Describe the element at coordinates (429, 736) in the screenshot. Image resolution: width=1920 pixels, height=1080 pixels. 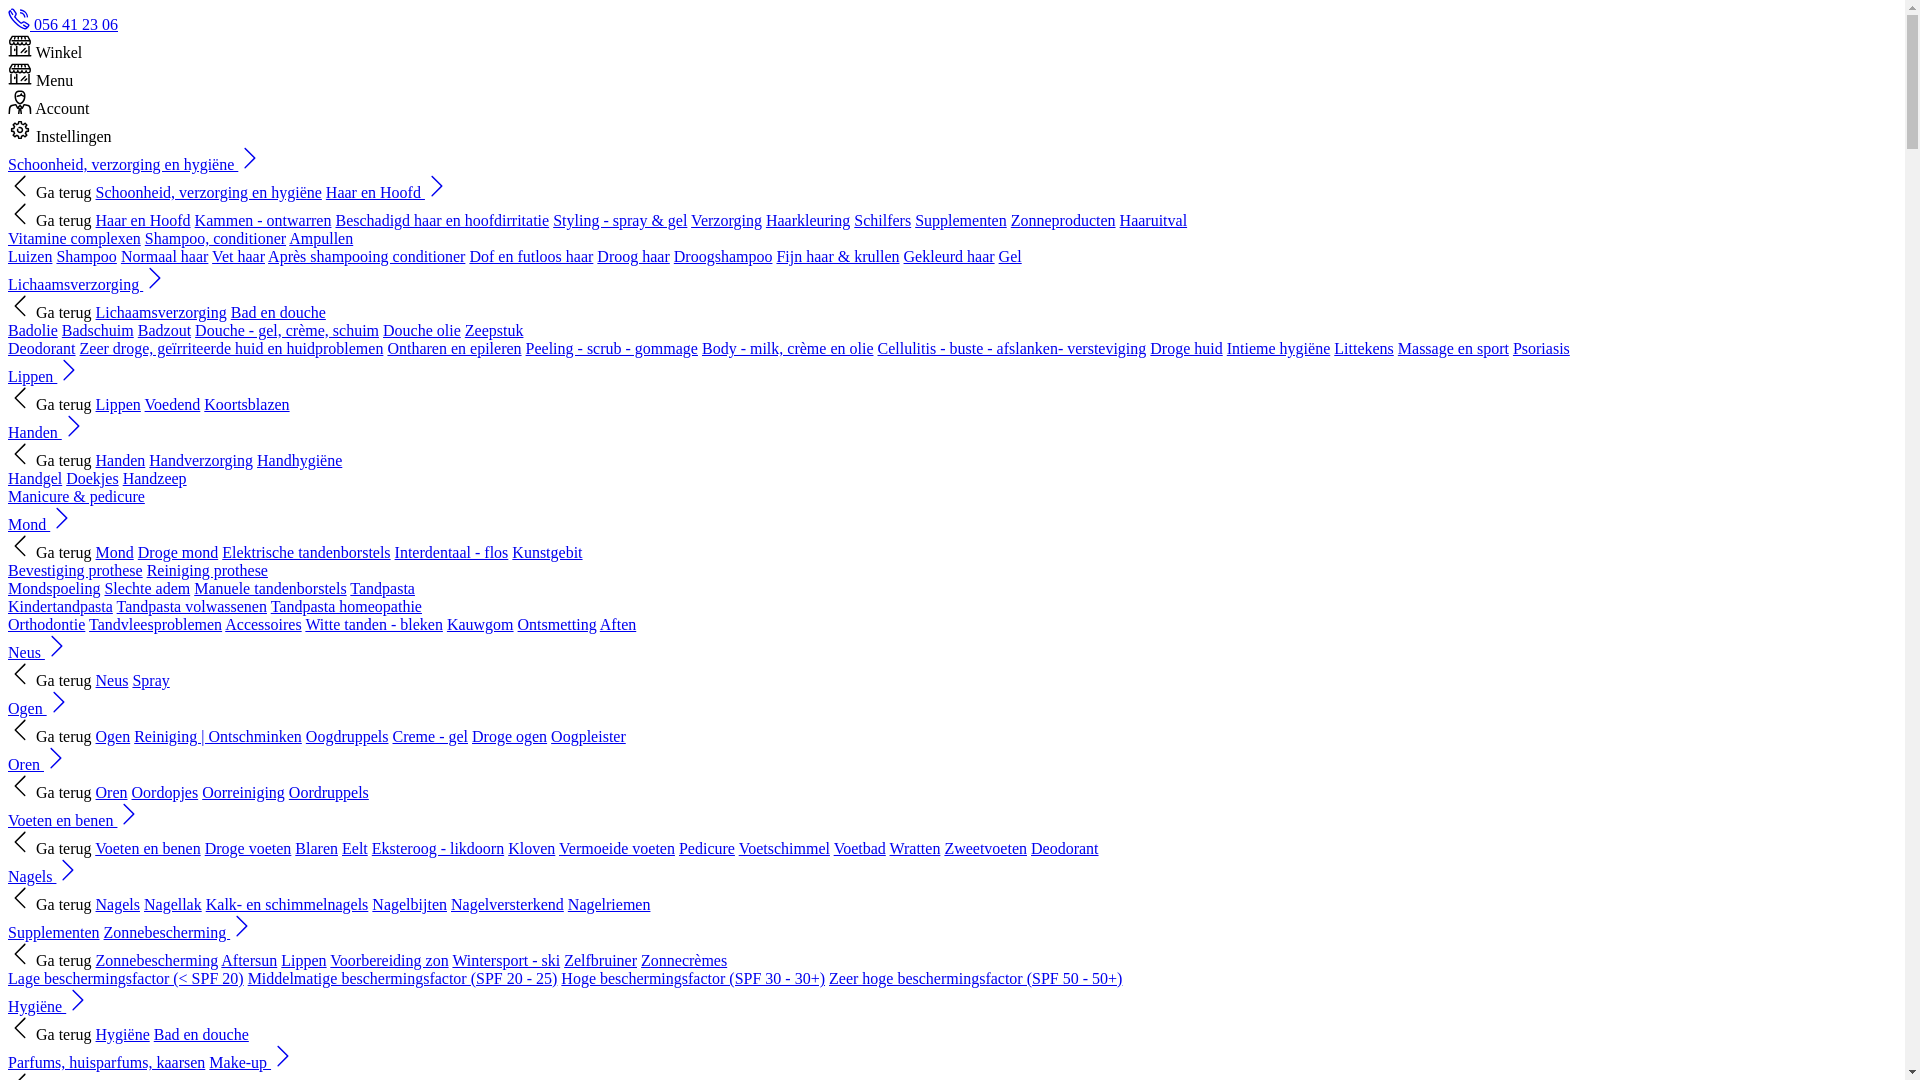
I see `'Creme - gel'` at that location.